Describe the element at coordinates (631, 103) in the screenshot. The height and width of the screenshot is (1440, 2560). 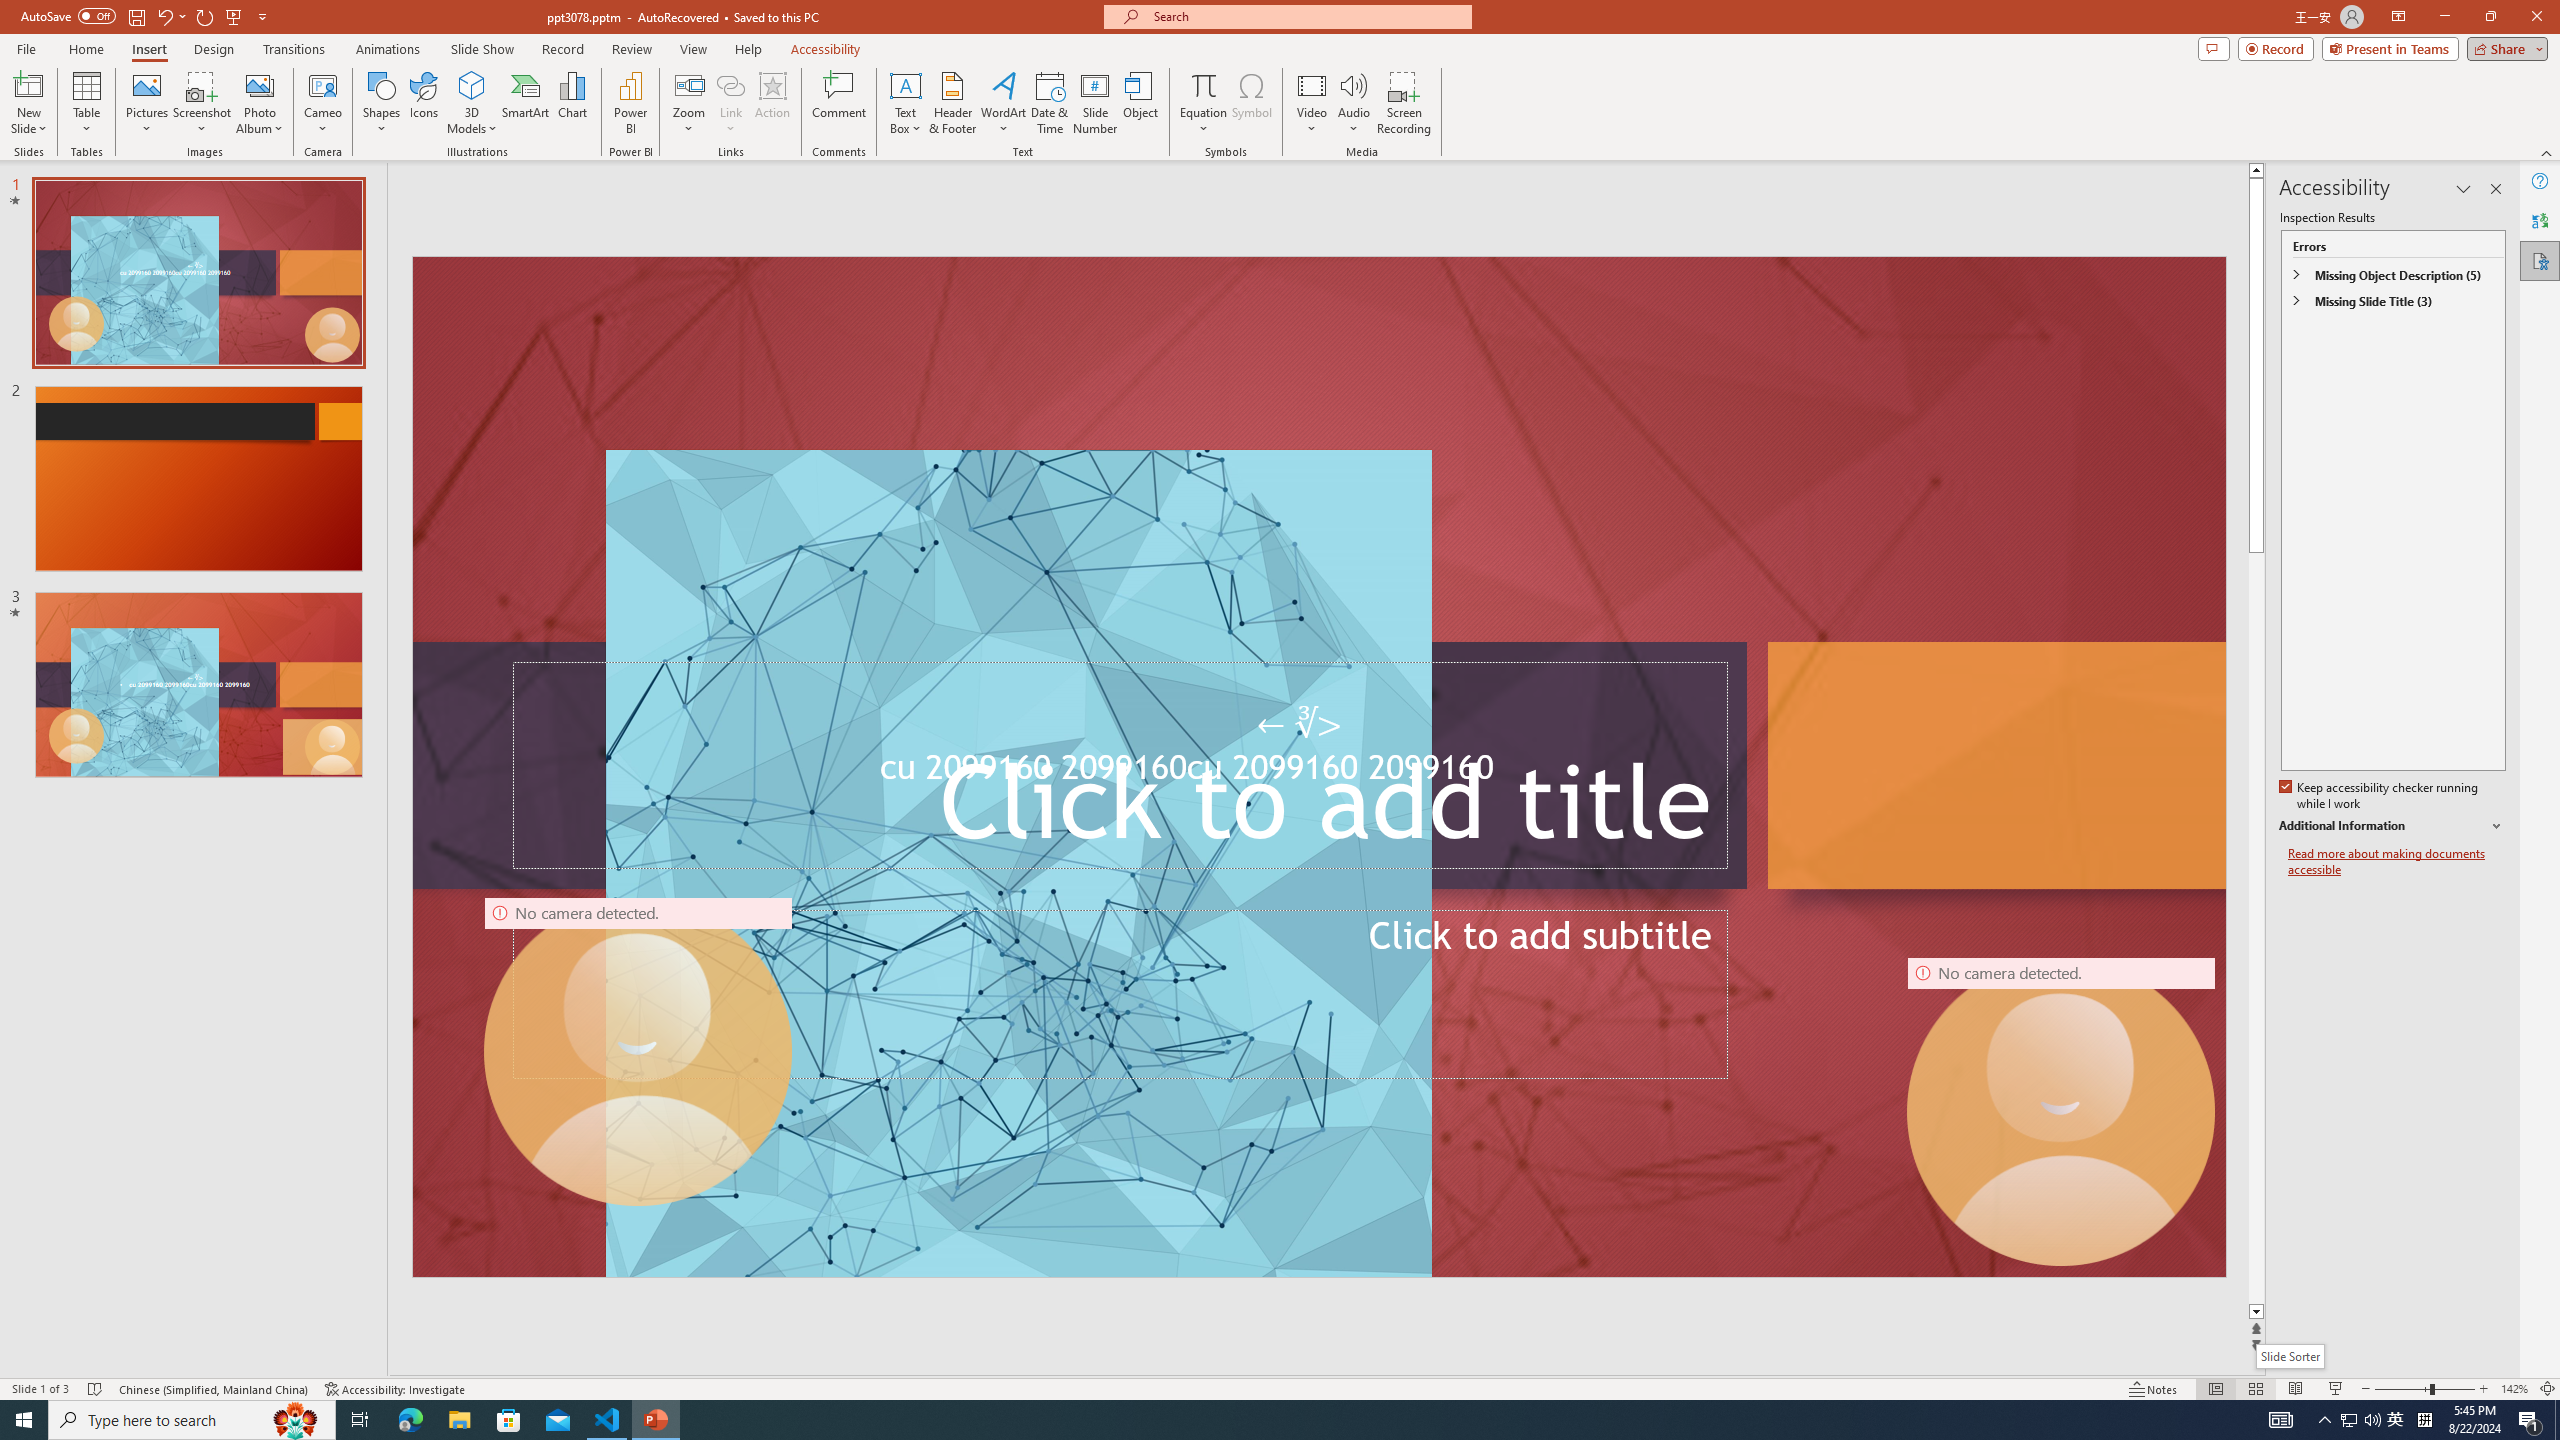
I see `'Power BI'` at that location.